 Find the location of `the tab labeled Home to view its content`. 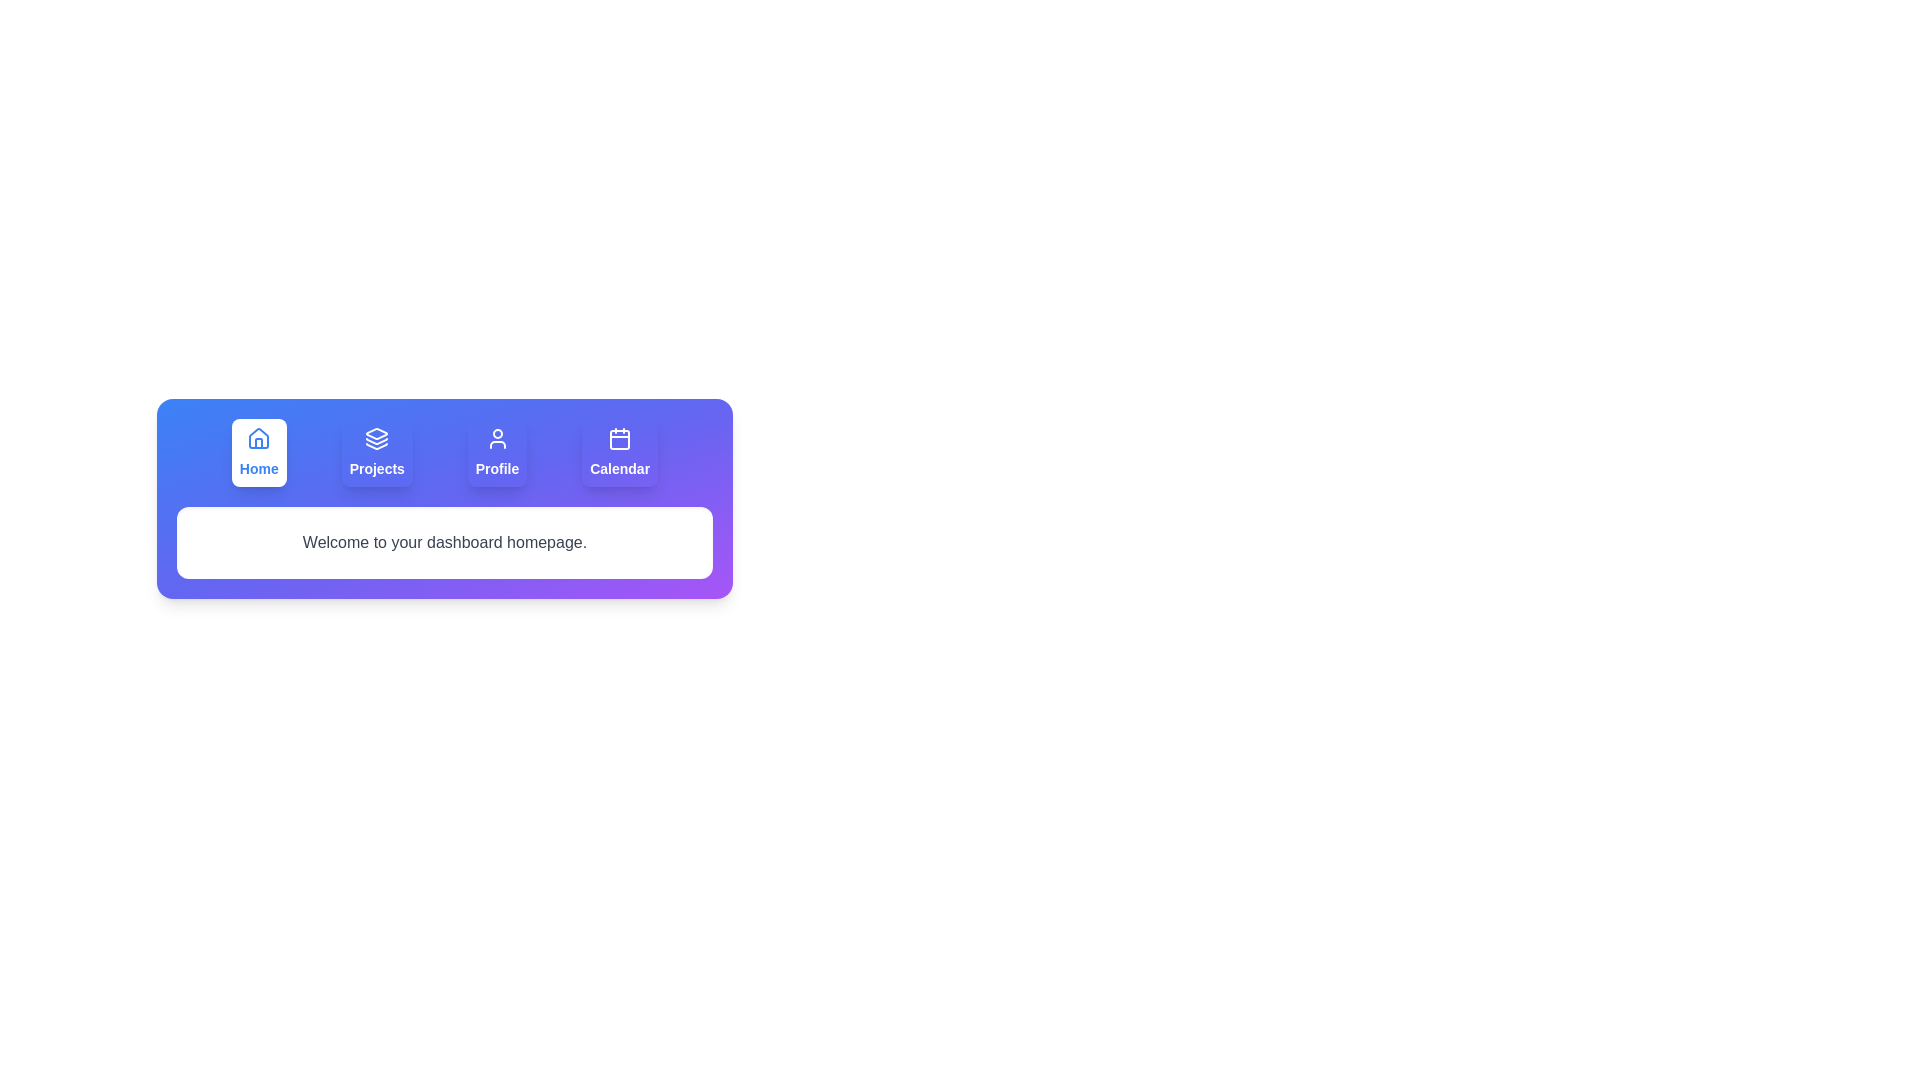

the tab labeled Home to view its content is located at coordinates (258, 452).